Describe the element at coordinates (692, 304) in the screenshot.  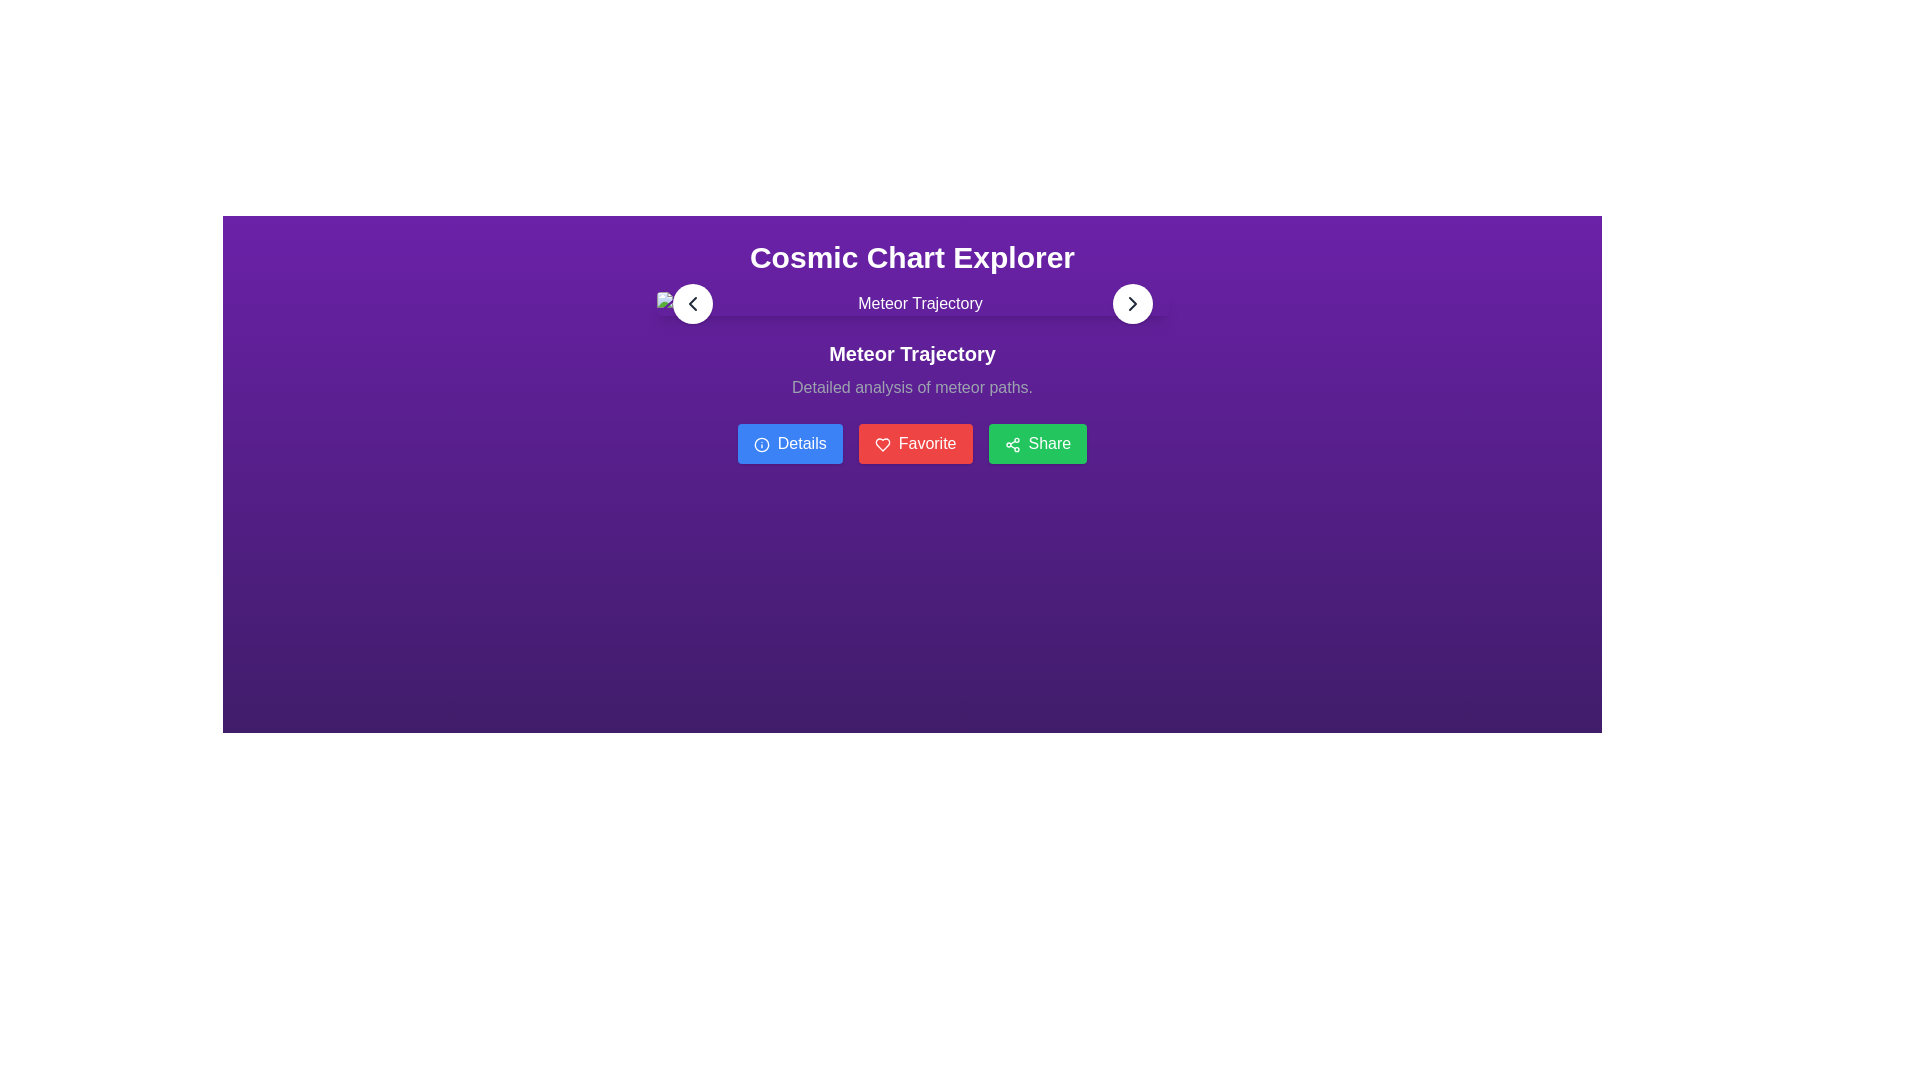
I see `the 'Back' navigation button located in the upper left section of the interface, which is within a circular button near the 'Cosmic Chart Explorer' header` at that location.